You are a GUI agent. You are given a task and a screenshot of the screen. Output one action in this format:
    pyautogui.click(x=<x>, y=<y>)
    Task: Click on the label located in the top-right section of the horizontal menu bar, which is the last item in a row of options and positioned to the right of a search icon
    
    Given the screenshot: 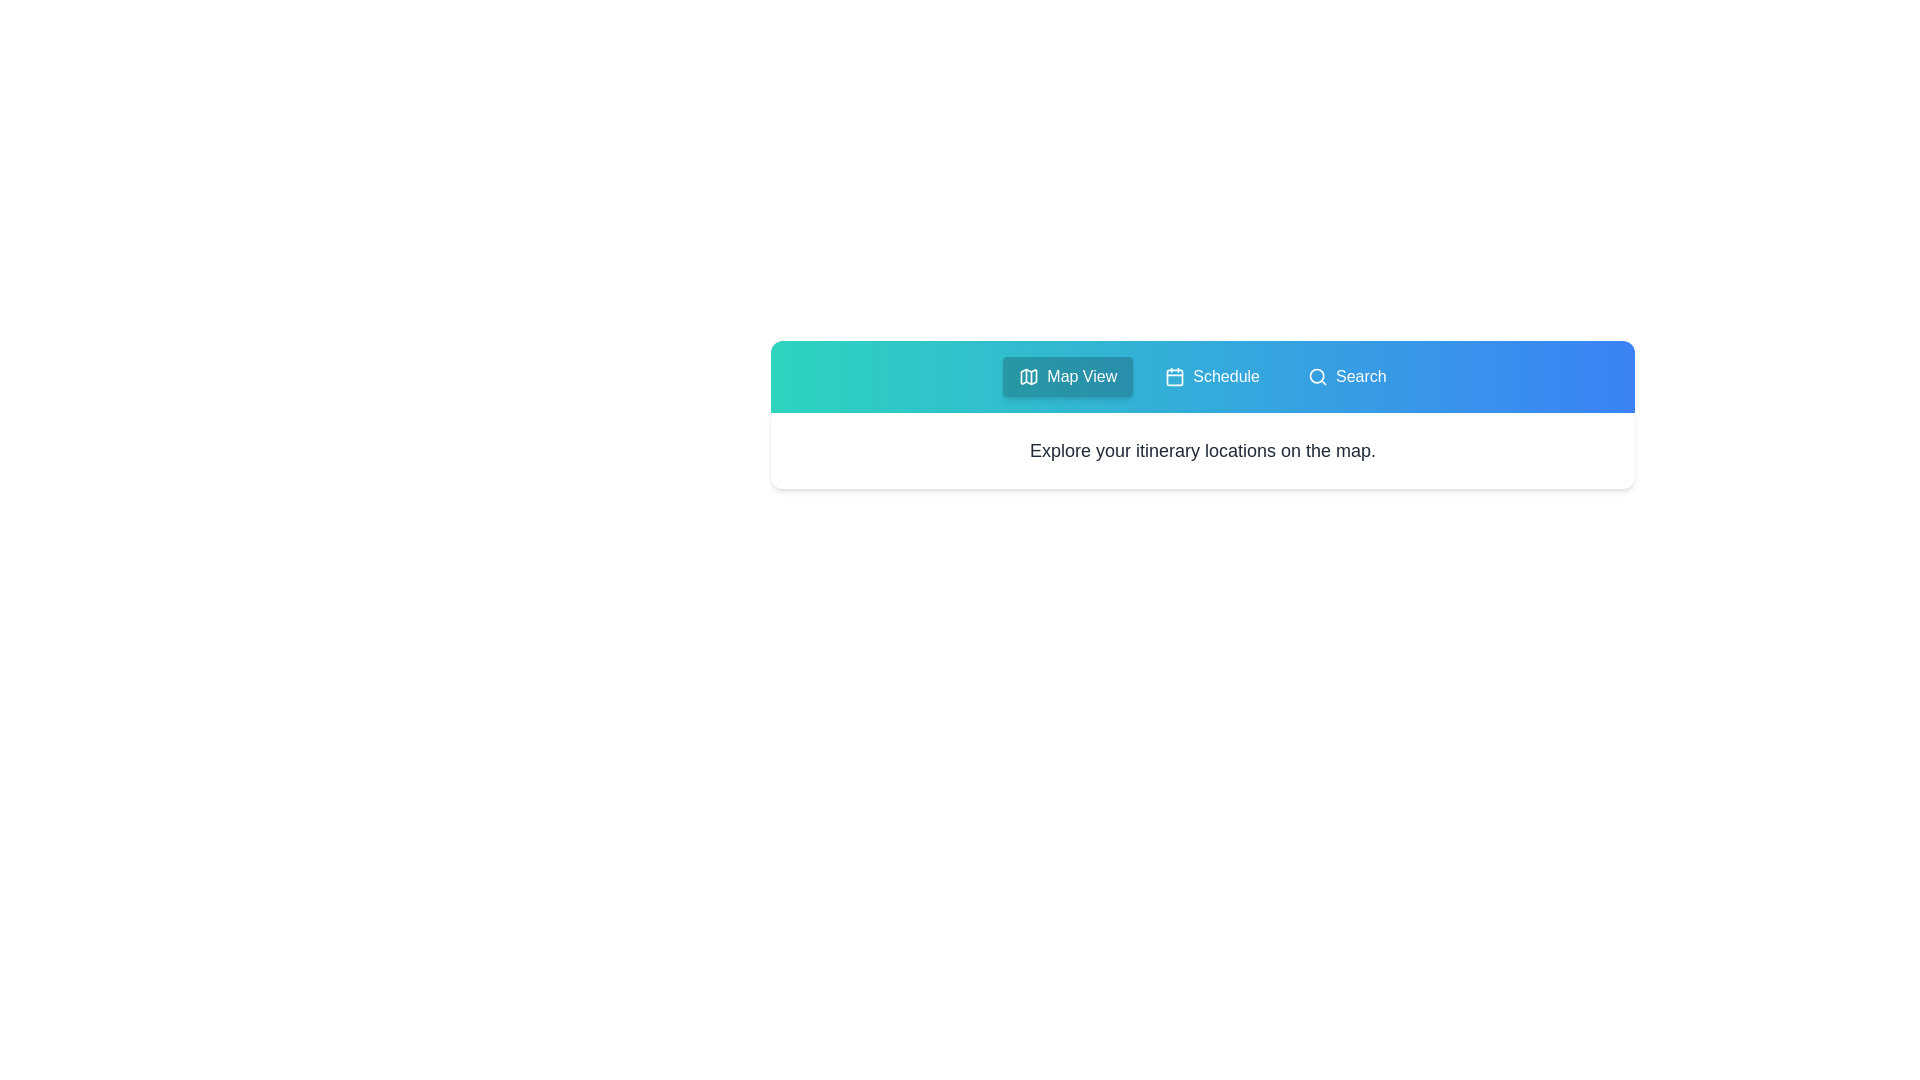 What is the action you would take?
    pyautogui.click(x=1360, y=377)
    